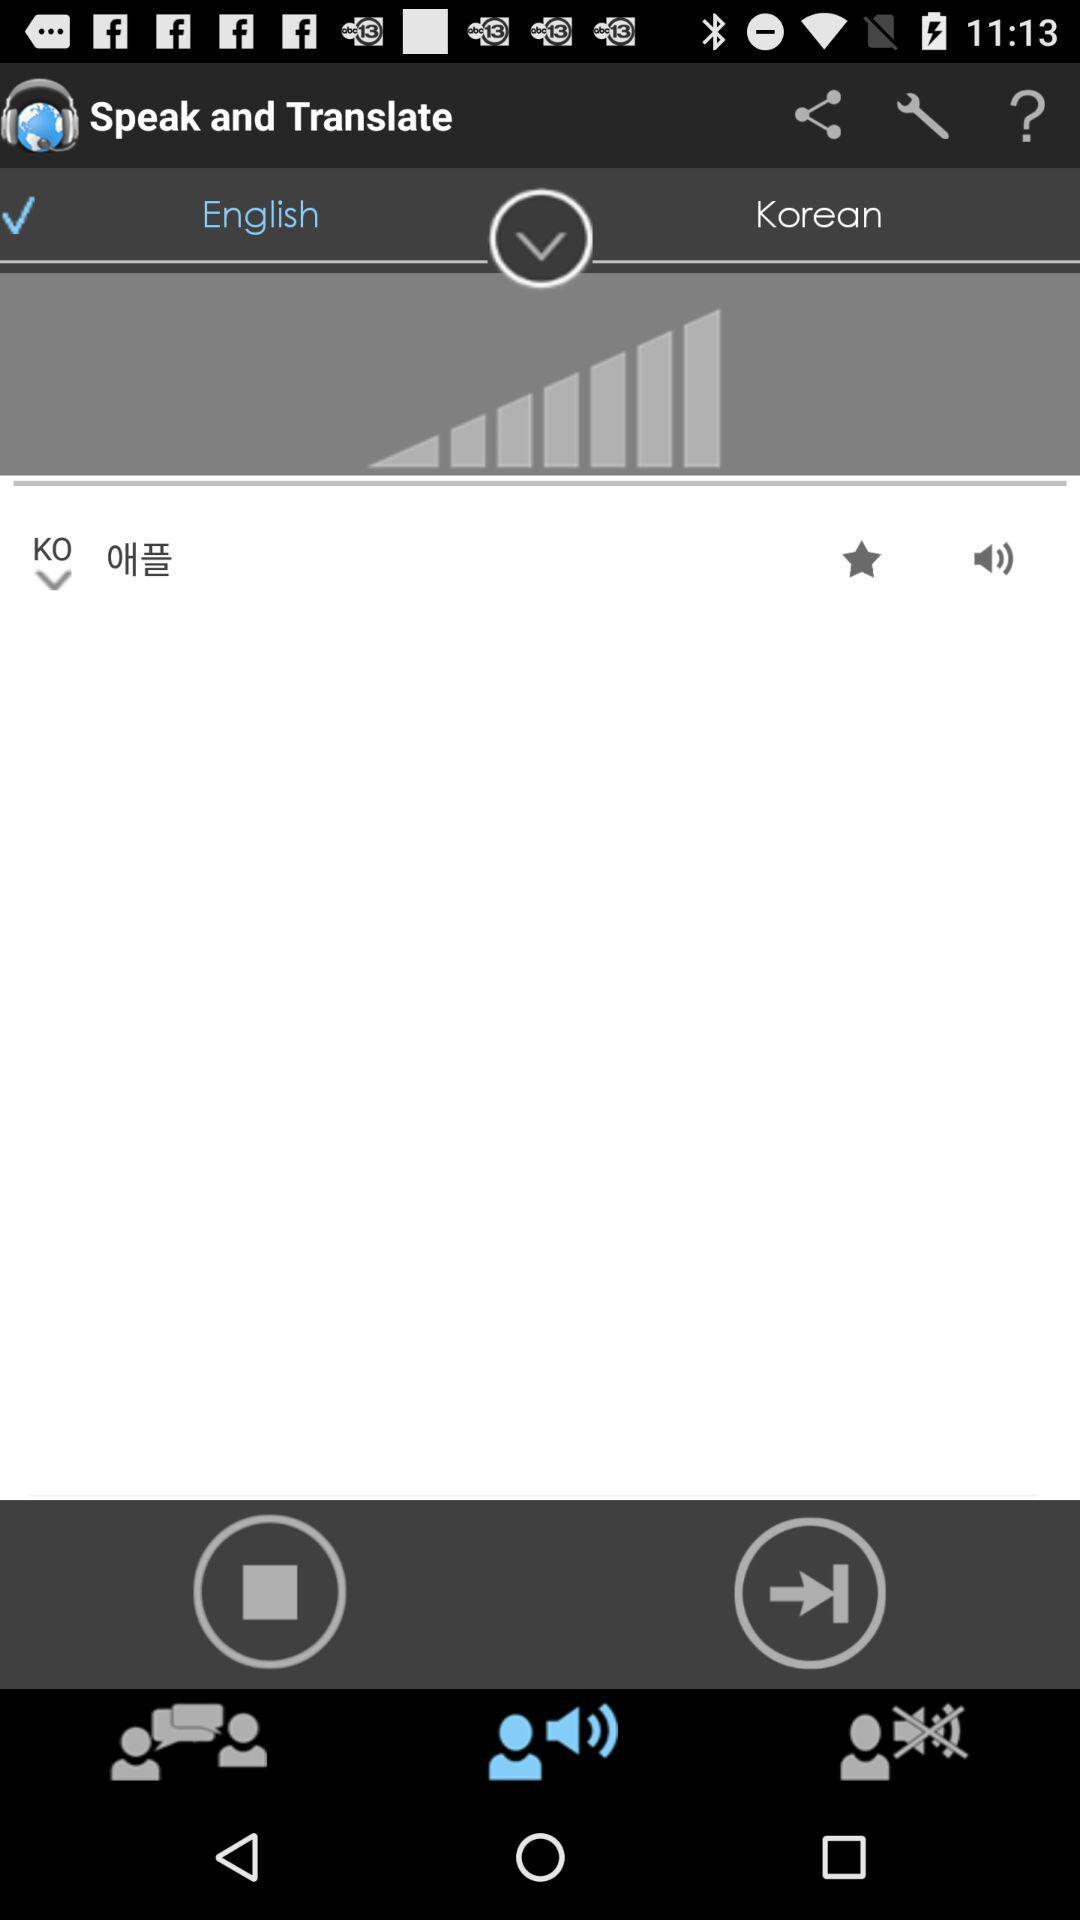  Describe the element at coordinates (817, 114) in the screenshot. I see `share and connect` at that location.